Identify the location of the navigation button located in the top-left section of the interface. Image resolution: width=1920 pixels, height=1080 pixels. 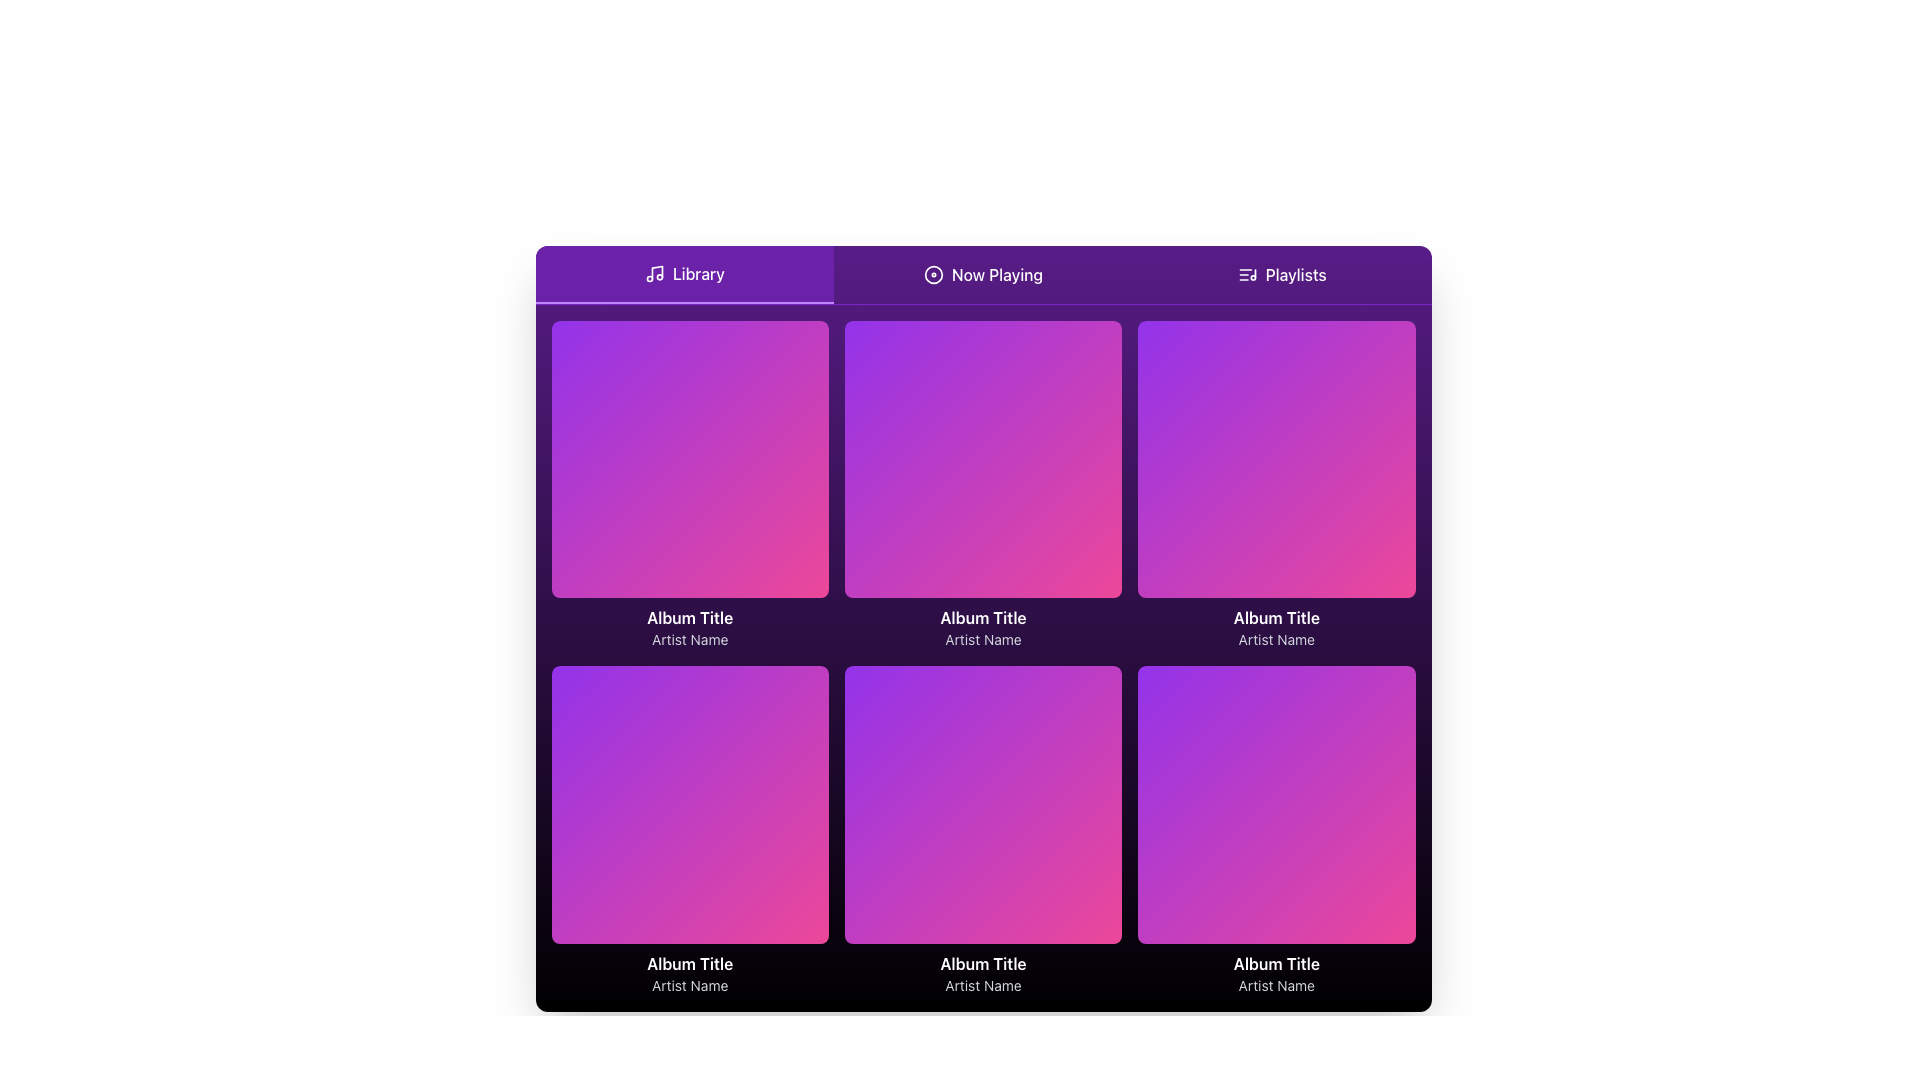
(684, 274).